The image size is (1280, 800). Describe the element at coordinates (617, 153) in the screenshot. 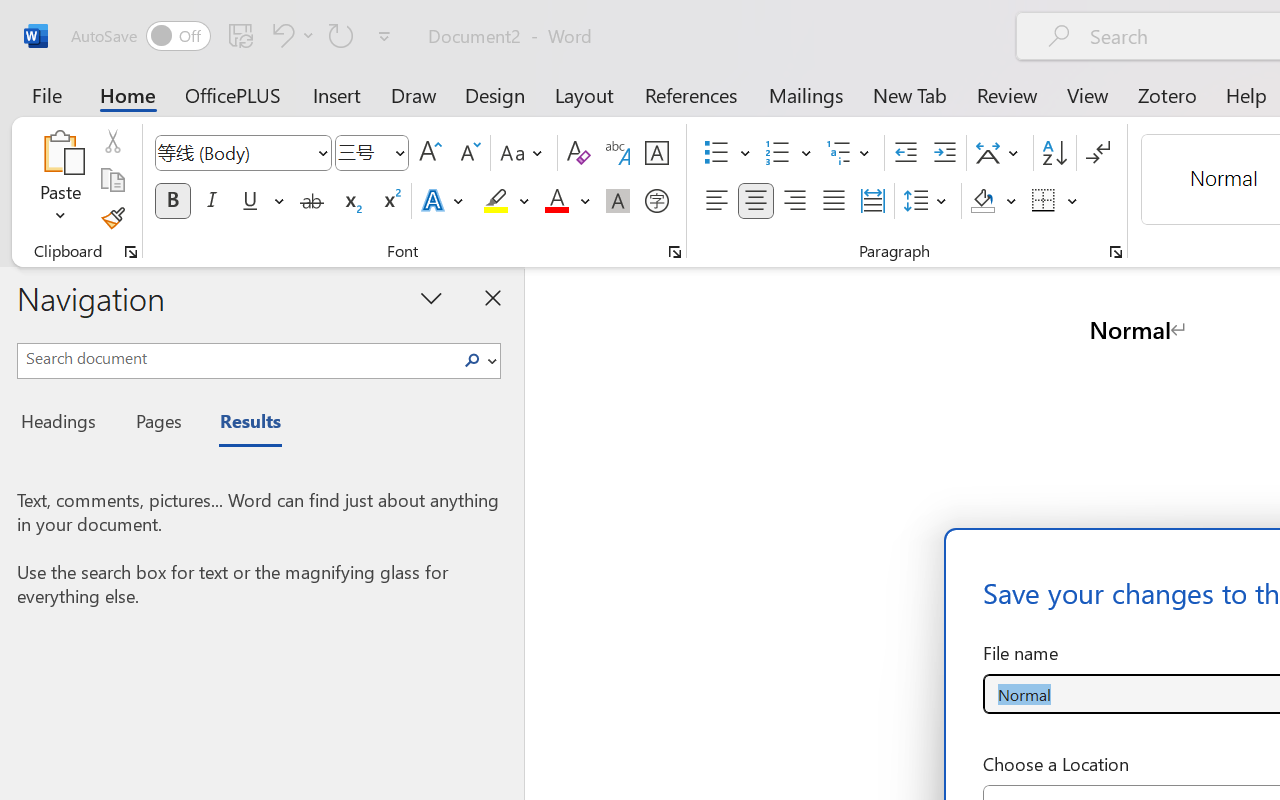

I see `'Phonetic Guide...'` at that location.